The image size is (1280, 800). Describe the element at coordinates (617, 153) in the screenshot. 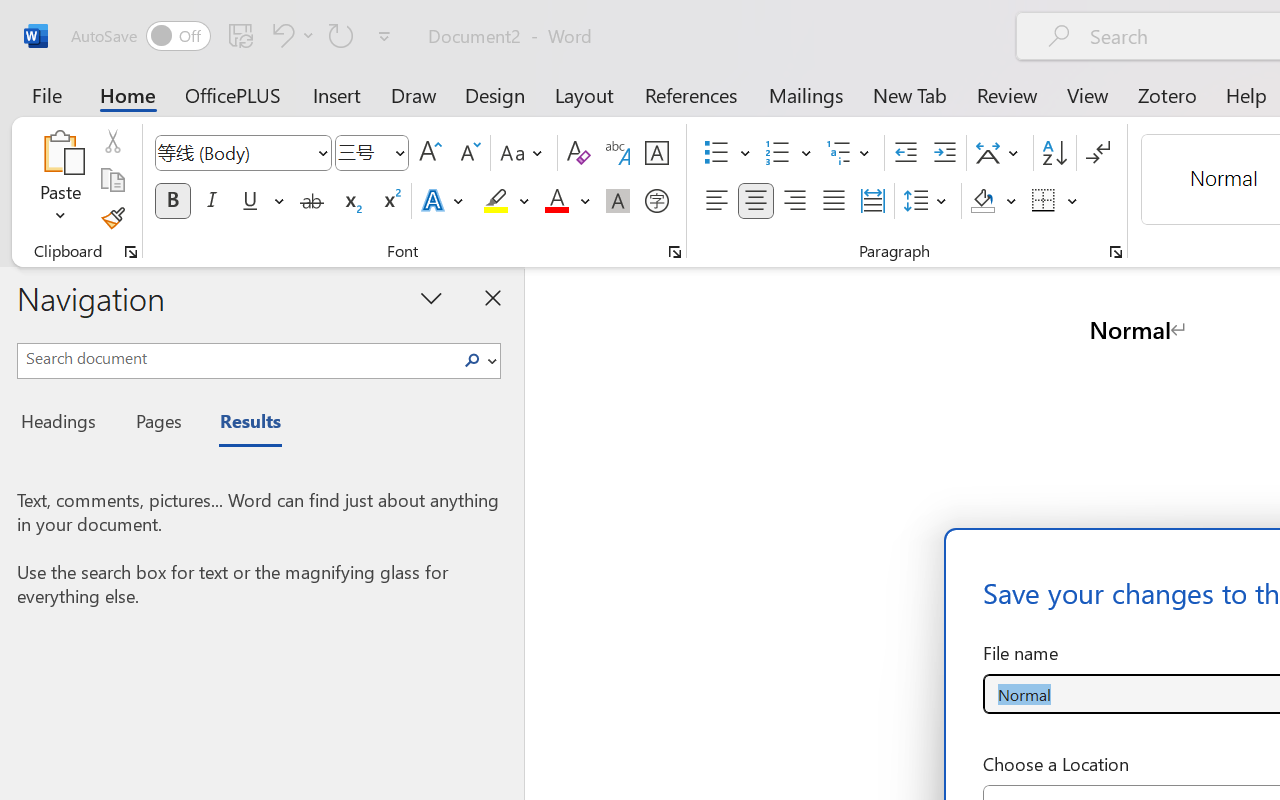

I see `'Phonetic Guide...'` at that location.